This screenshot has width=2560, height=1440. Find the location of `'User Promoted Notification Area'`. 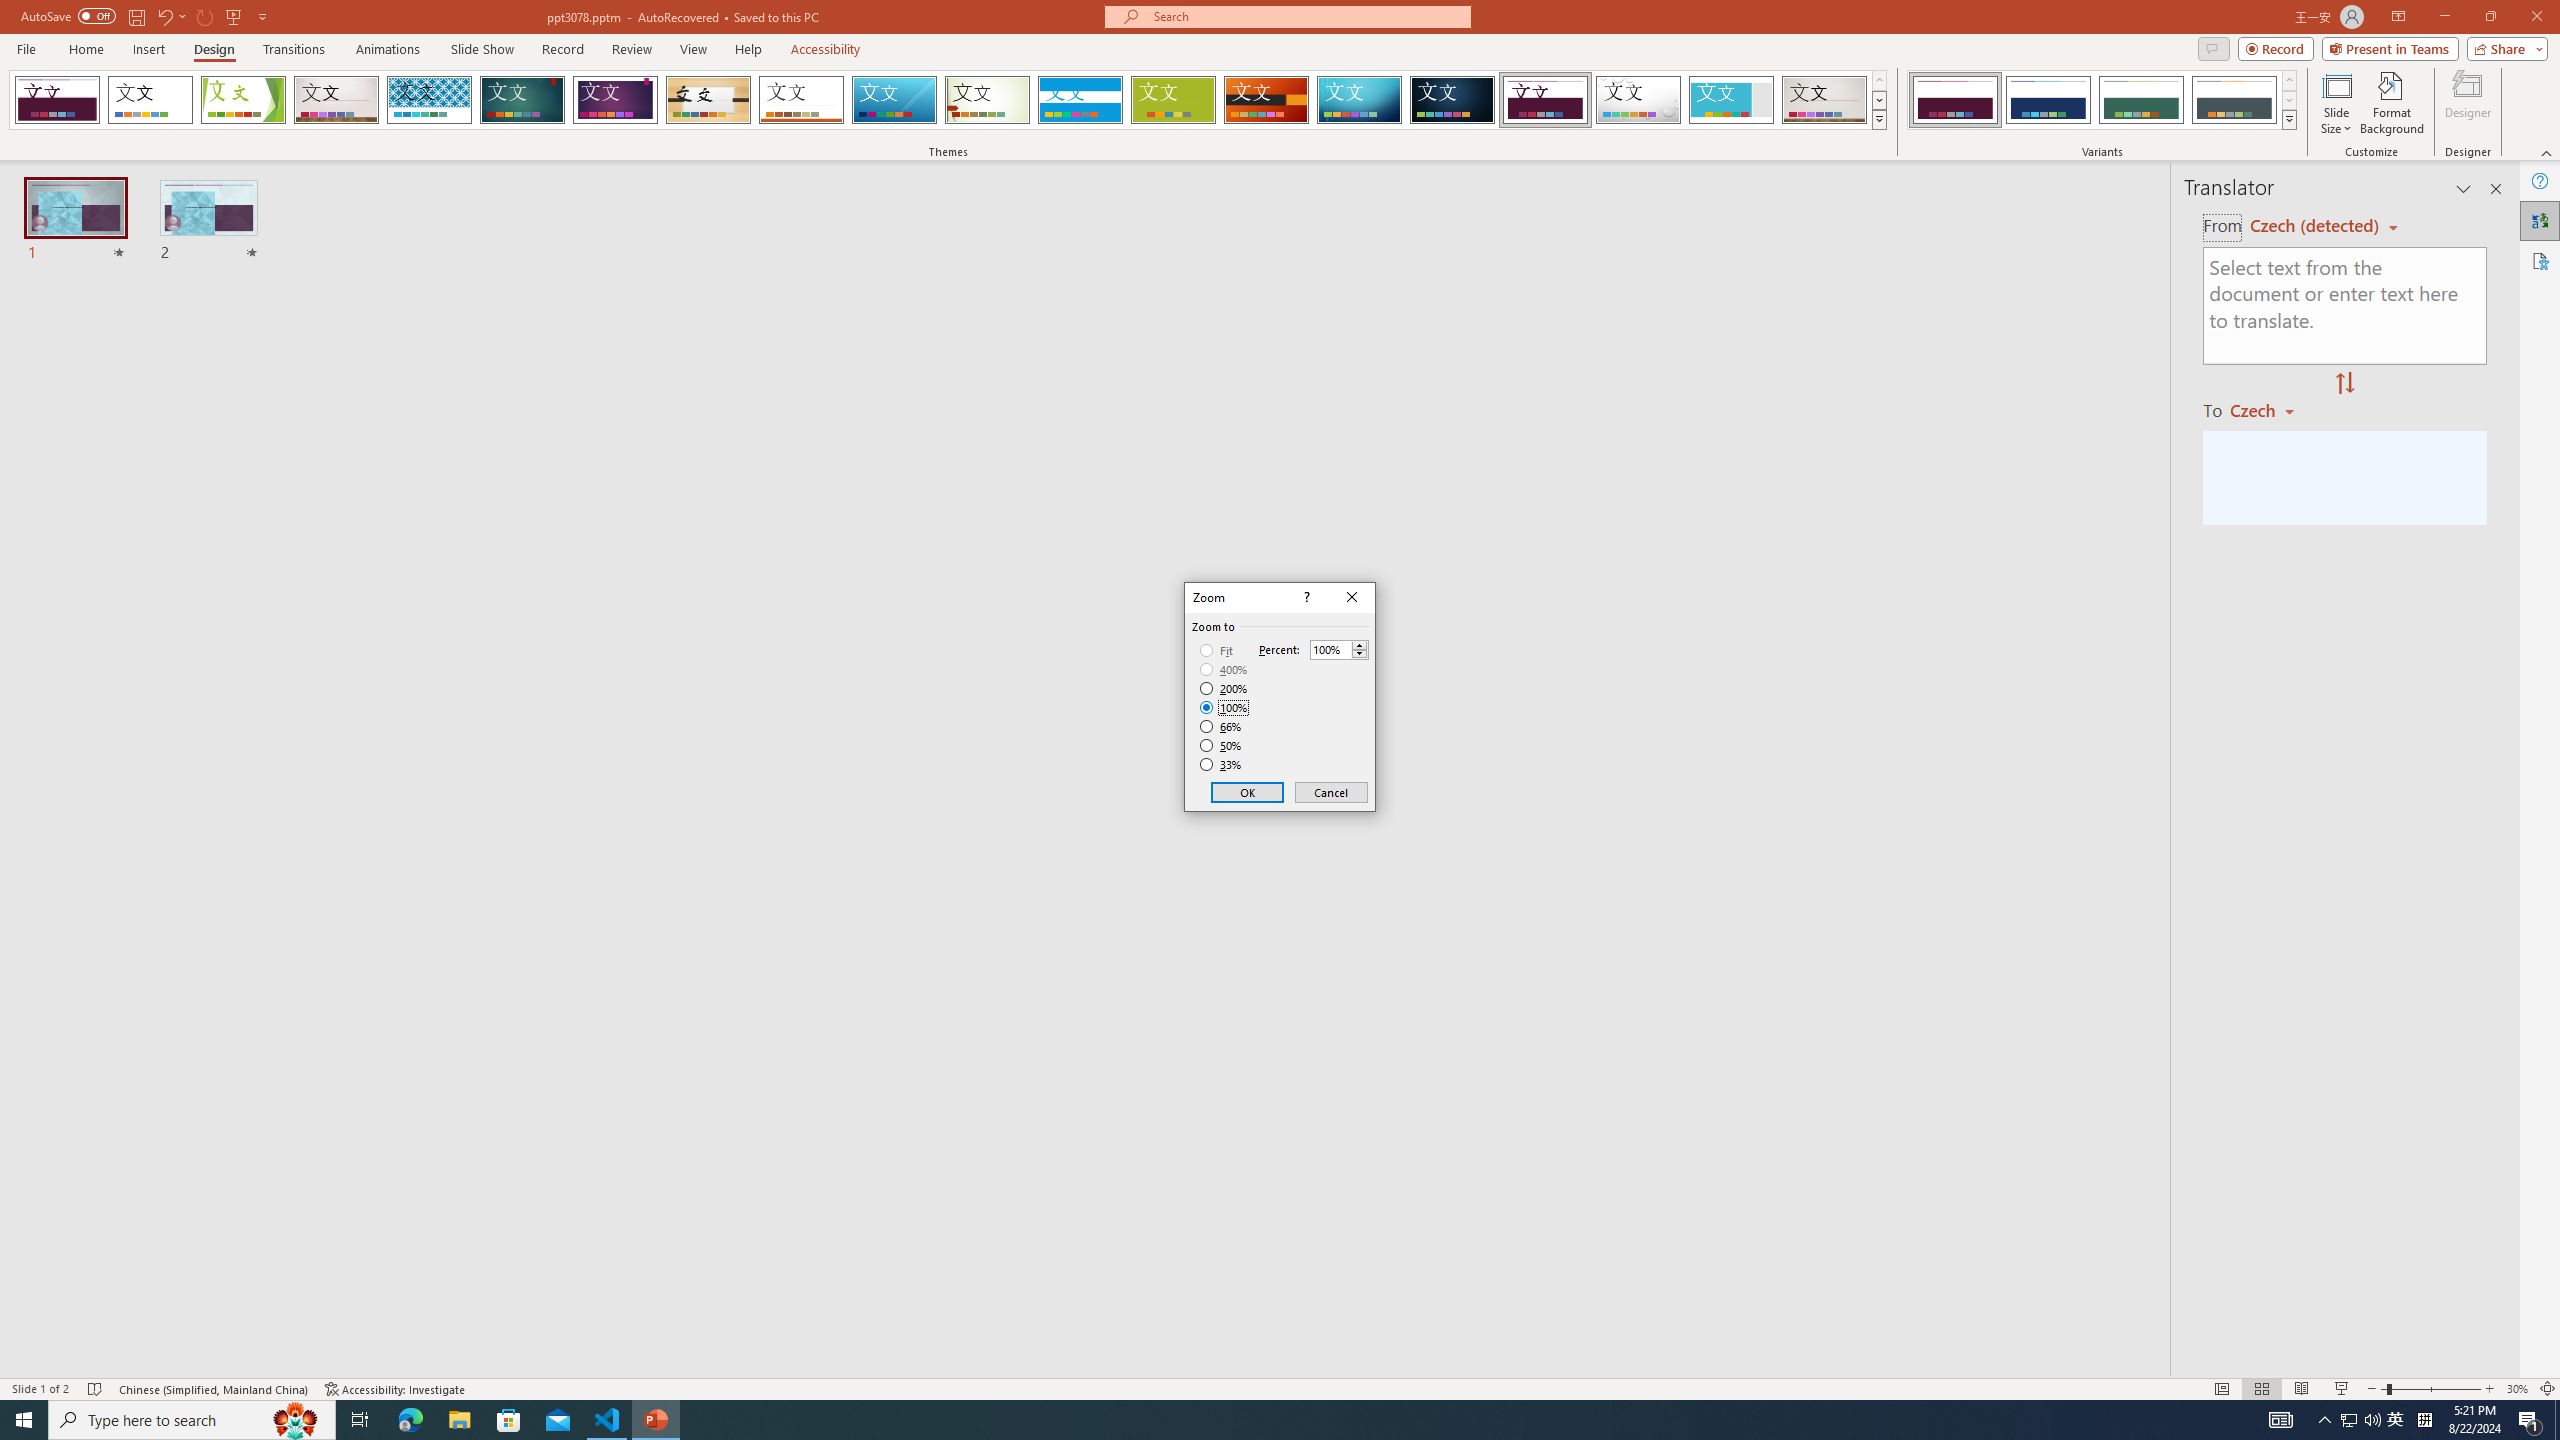

'User Promoted Notification Area' is located at coordinates (2360, 1418).